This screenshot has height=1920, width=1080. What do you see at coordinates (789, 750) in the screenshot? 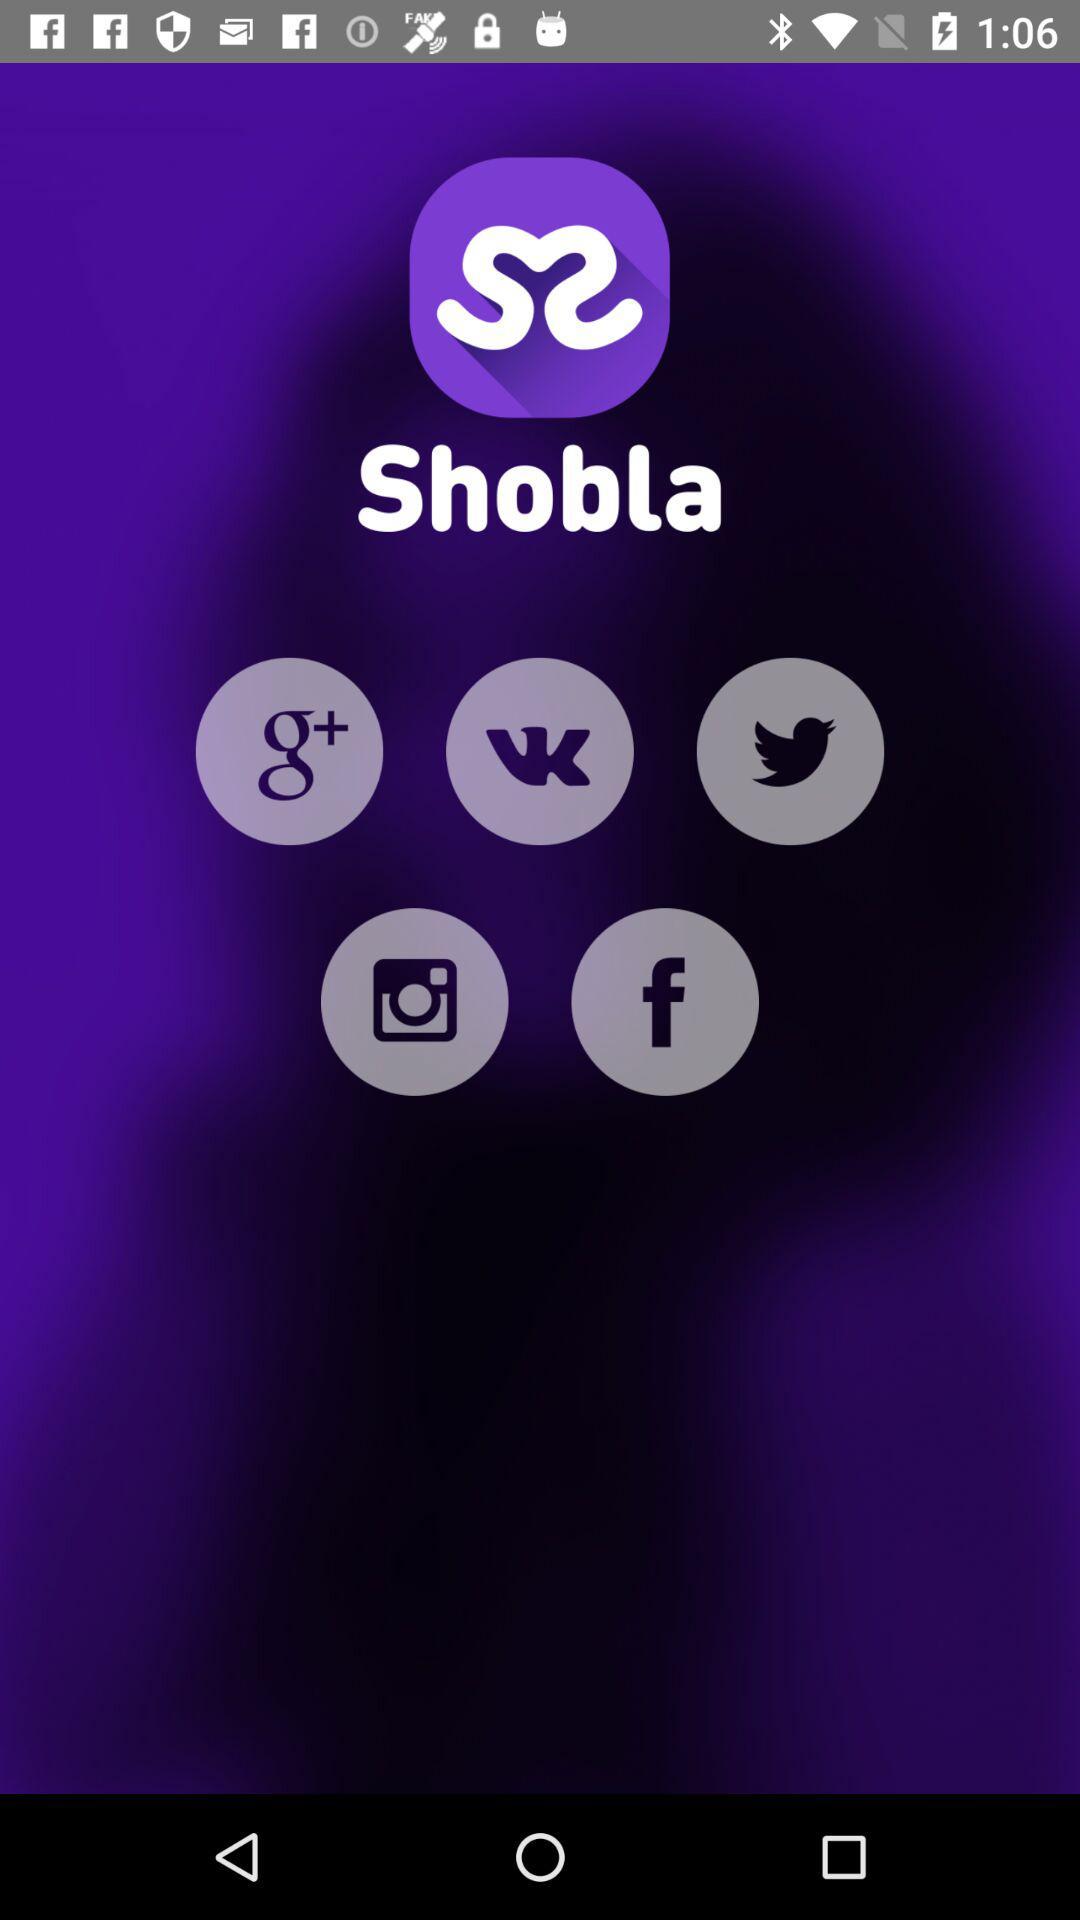
I see `twitter button` at bounding box center [789, 750].